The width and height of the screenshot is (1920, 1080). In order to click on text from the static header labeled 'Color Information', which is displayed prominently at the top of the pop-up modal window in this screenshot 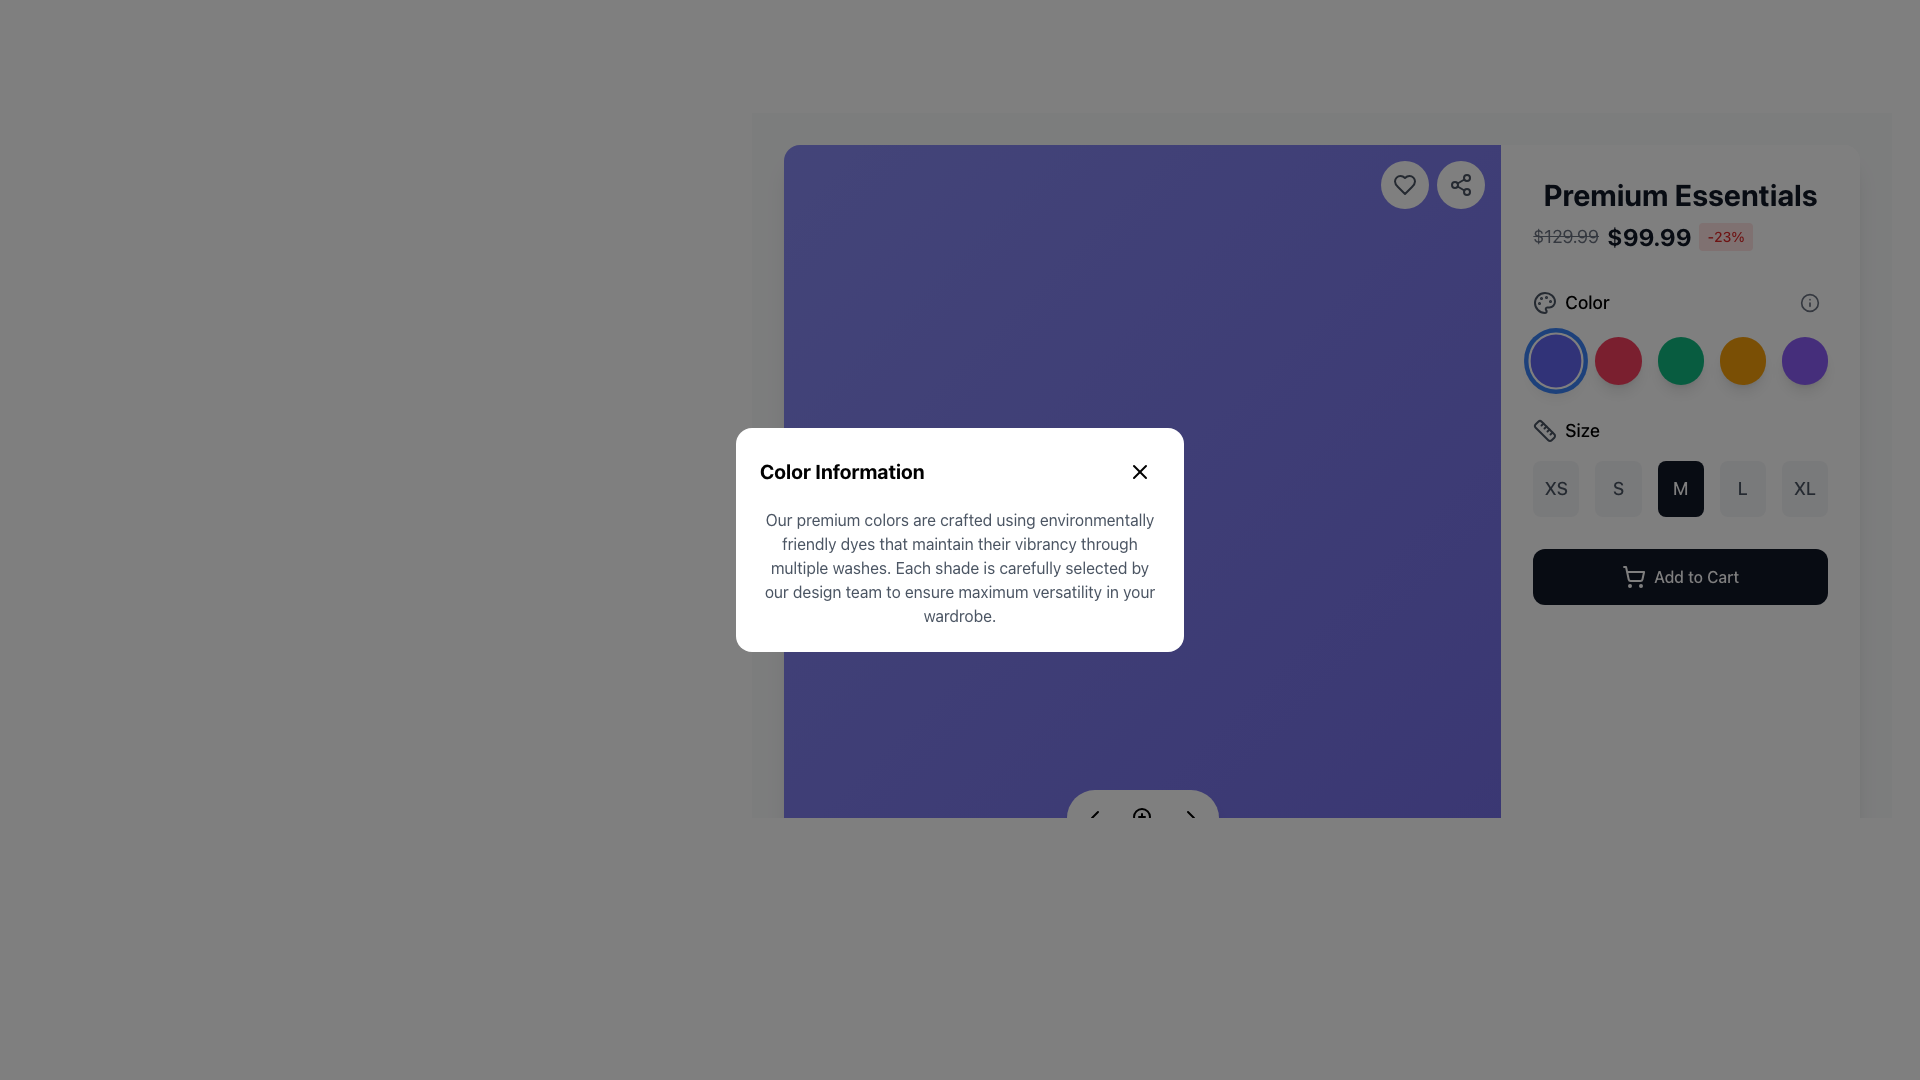, I will do `click(842, 471)`.